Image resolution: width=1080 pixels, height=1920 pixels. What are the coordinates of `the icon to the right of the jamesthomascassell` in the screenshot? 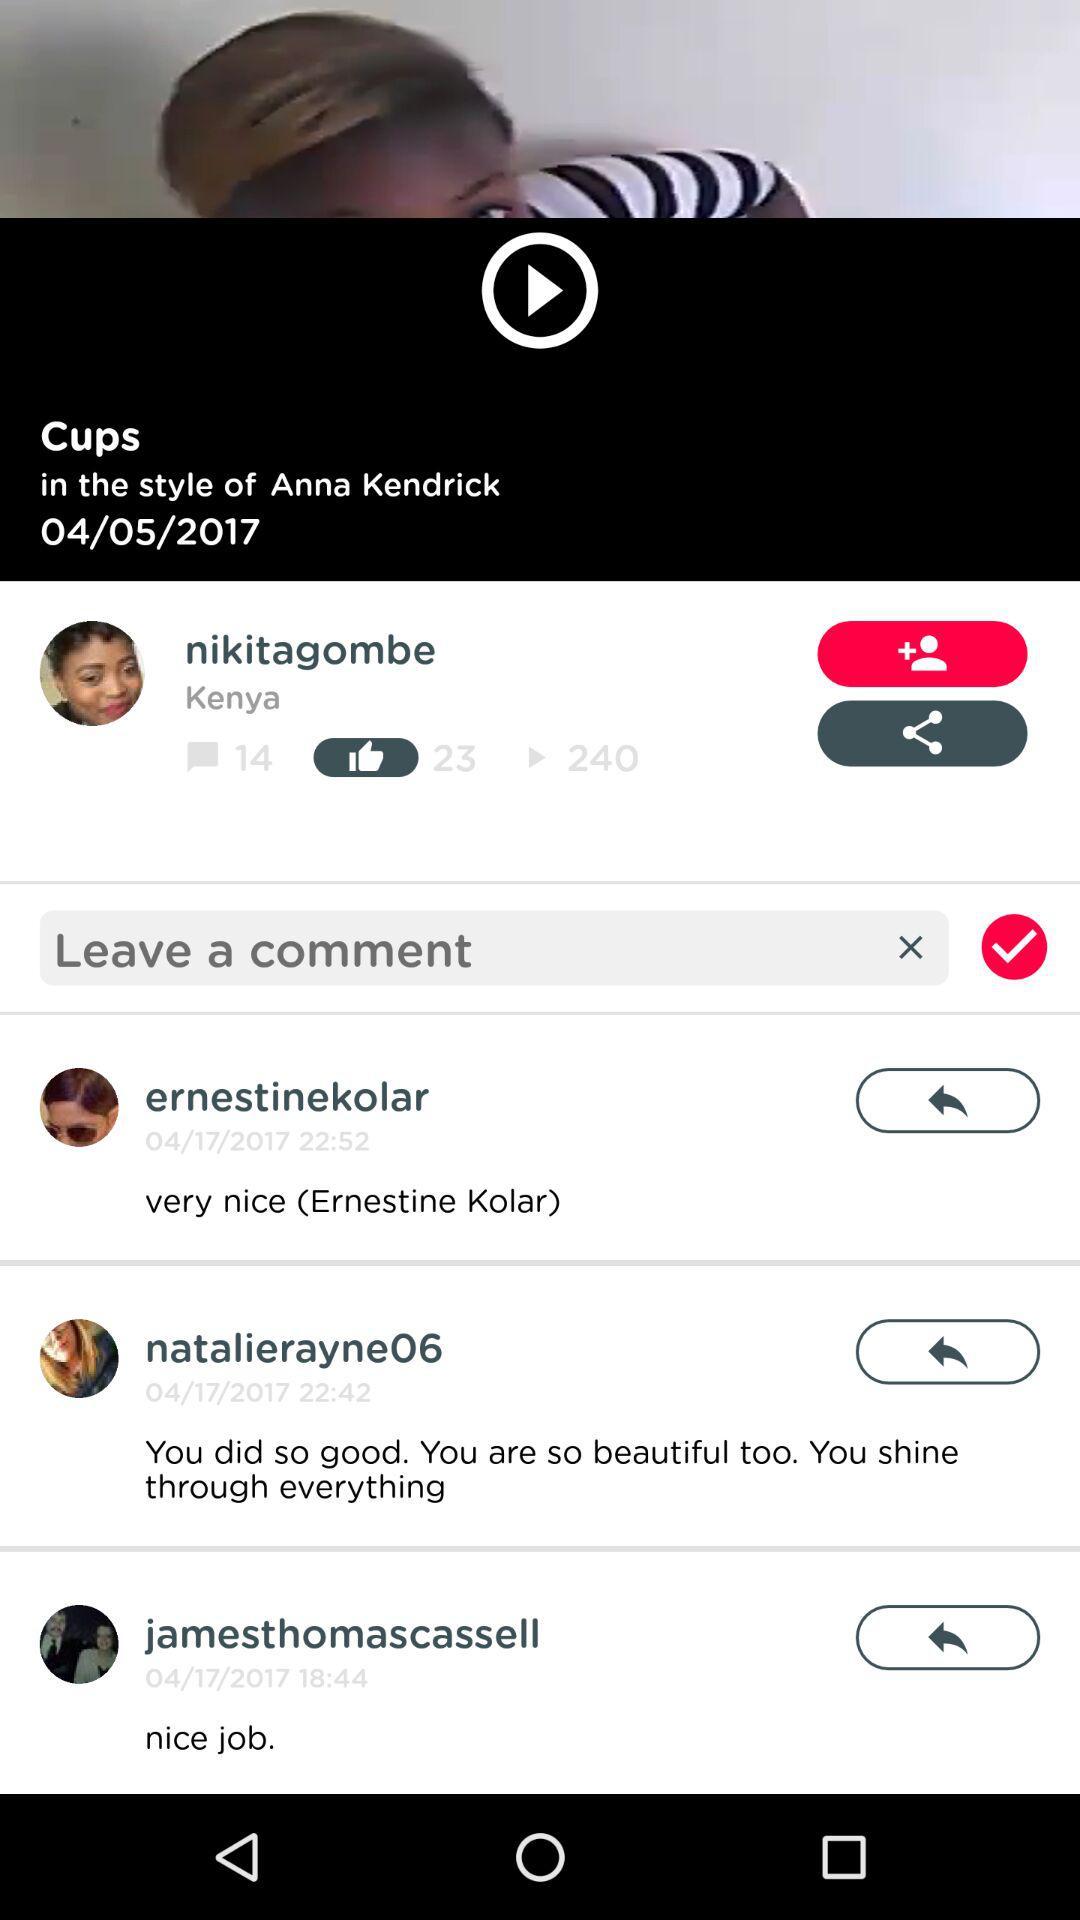 It's located at (947, 1637).